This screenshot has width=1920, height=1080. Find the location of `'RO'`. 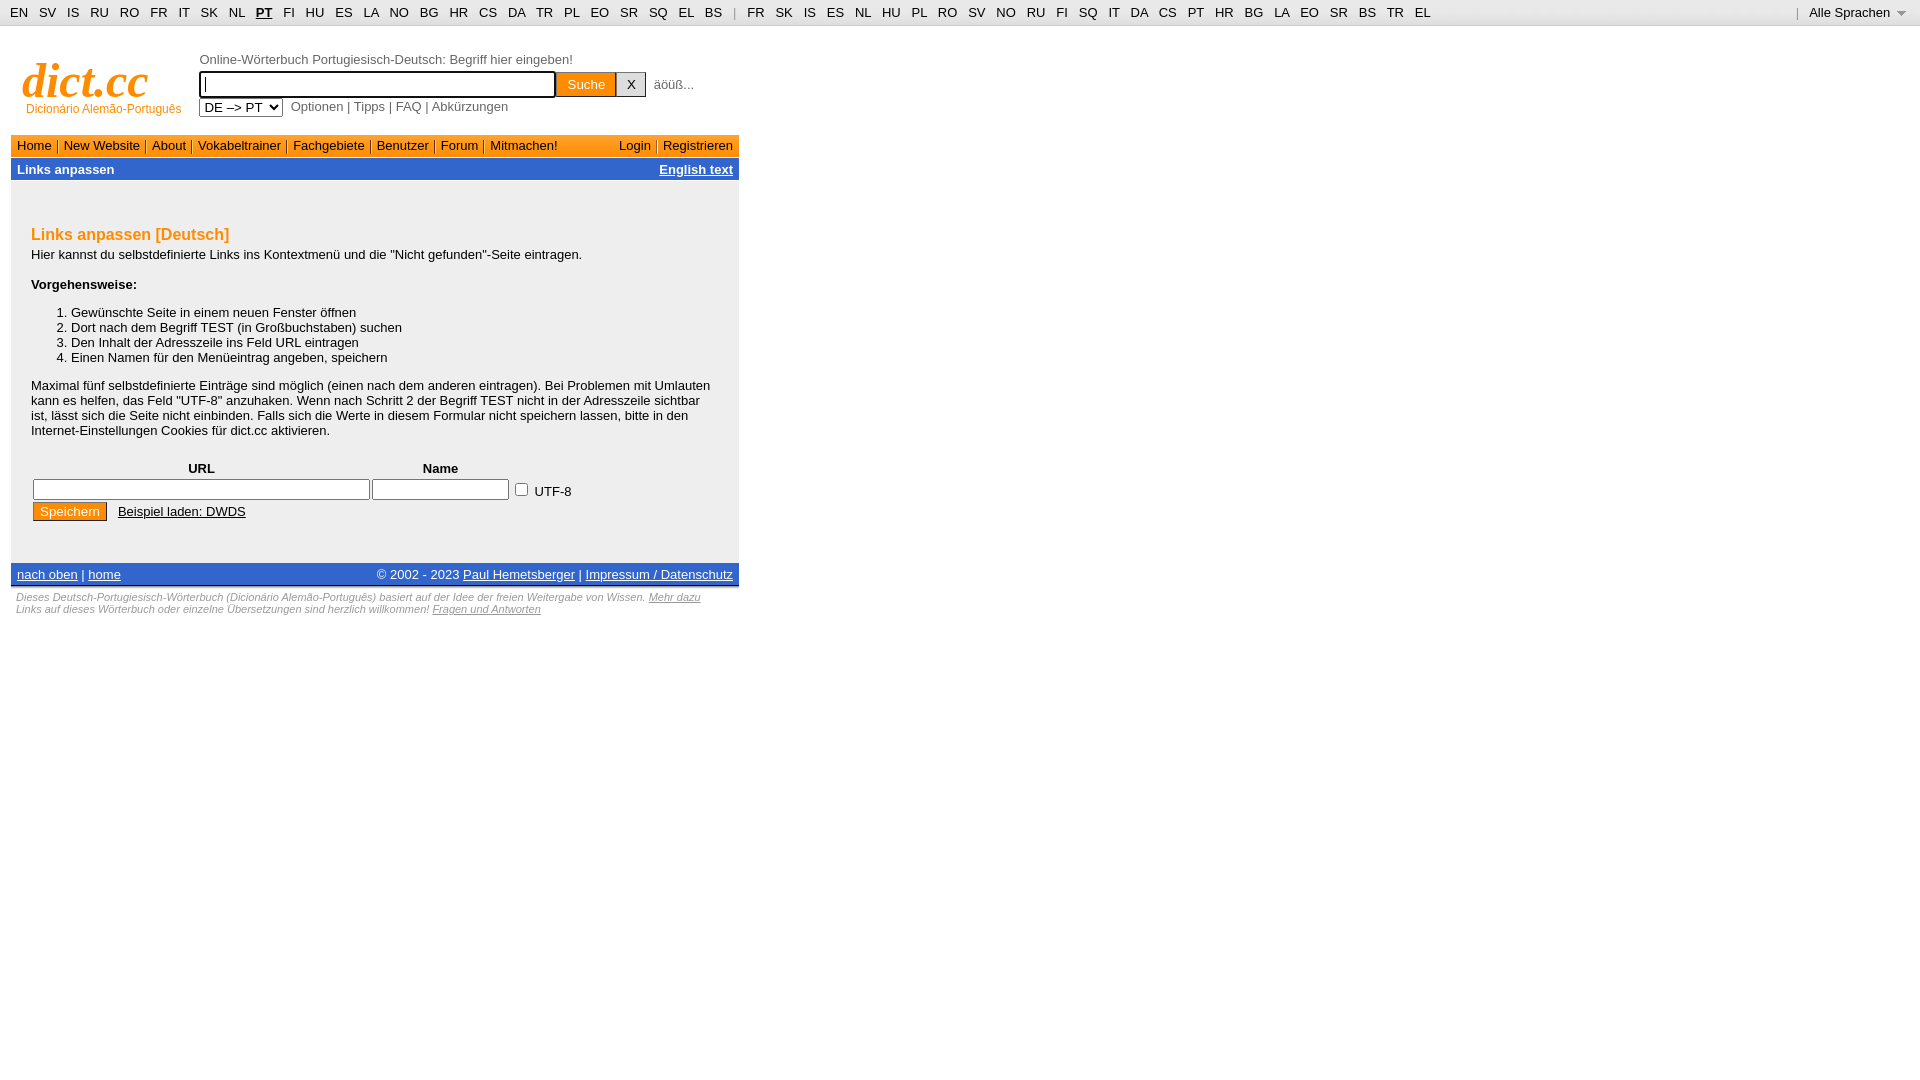

'RO' is located at coordinates (947, 12).